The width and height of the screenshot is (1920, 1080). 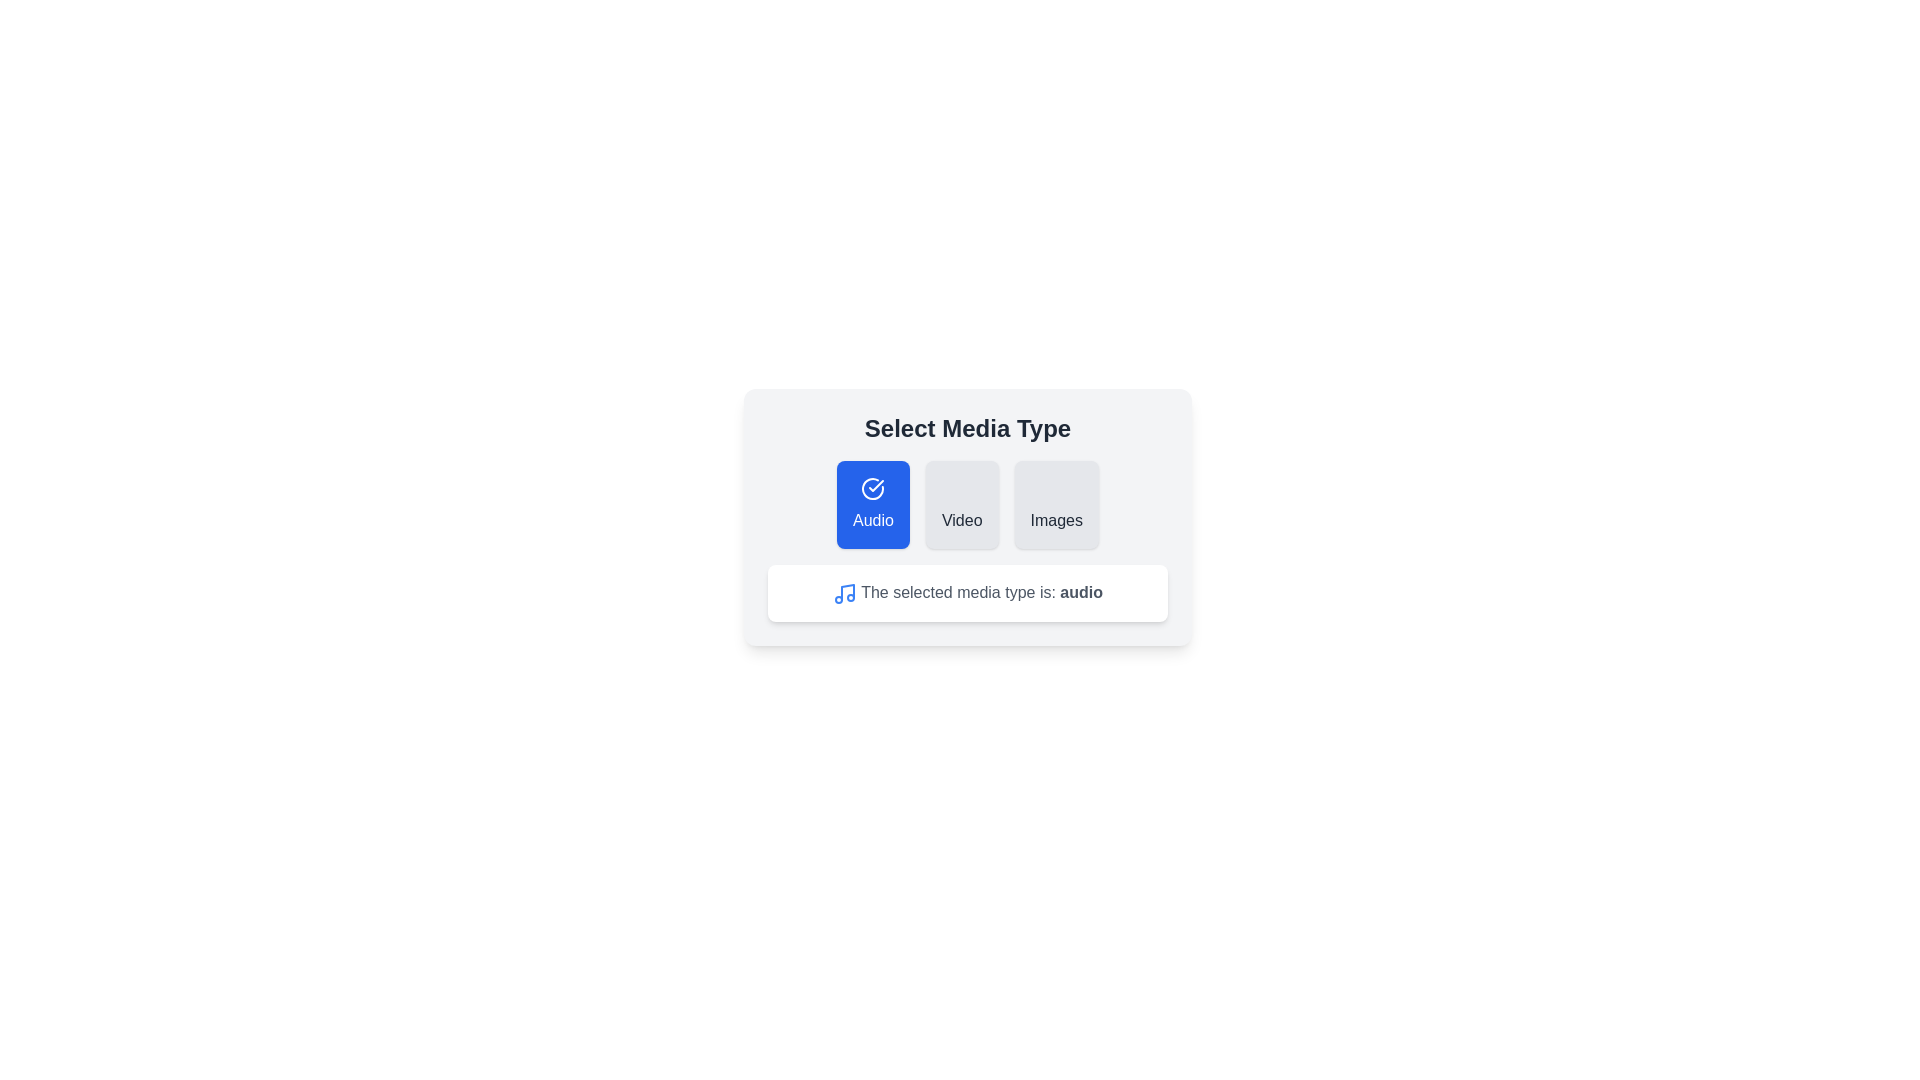 What do you see at coordinates (1055, 504) in the screenshot?
I see `the 'Images' button located below the title 'Select Media Type'` at bounding box center [1055, 504].